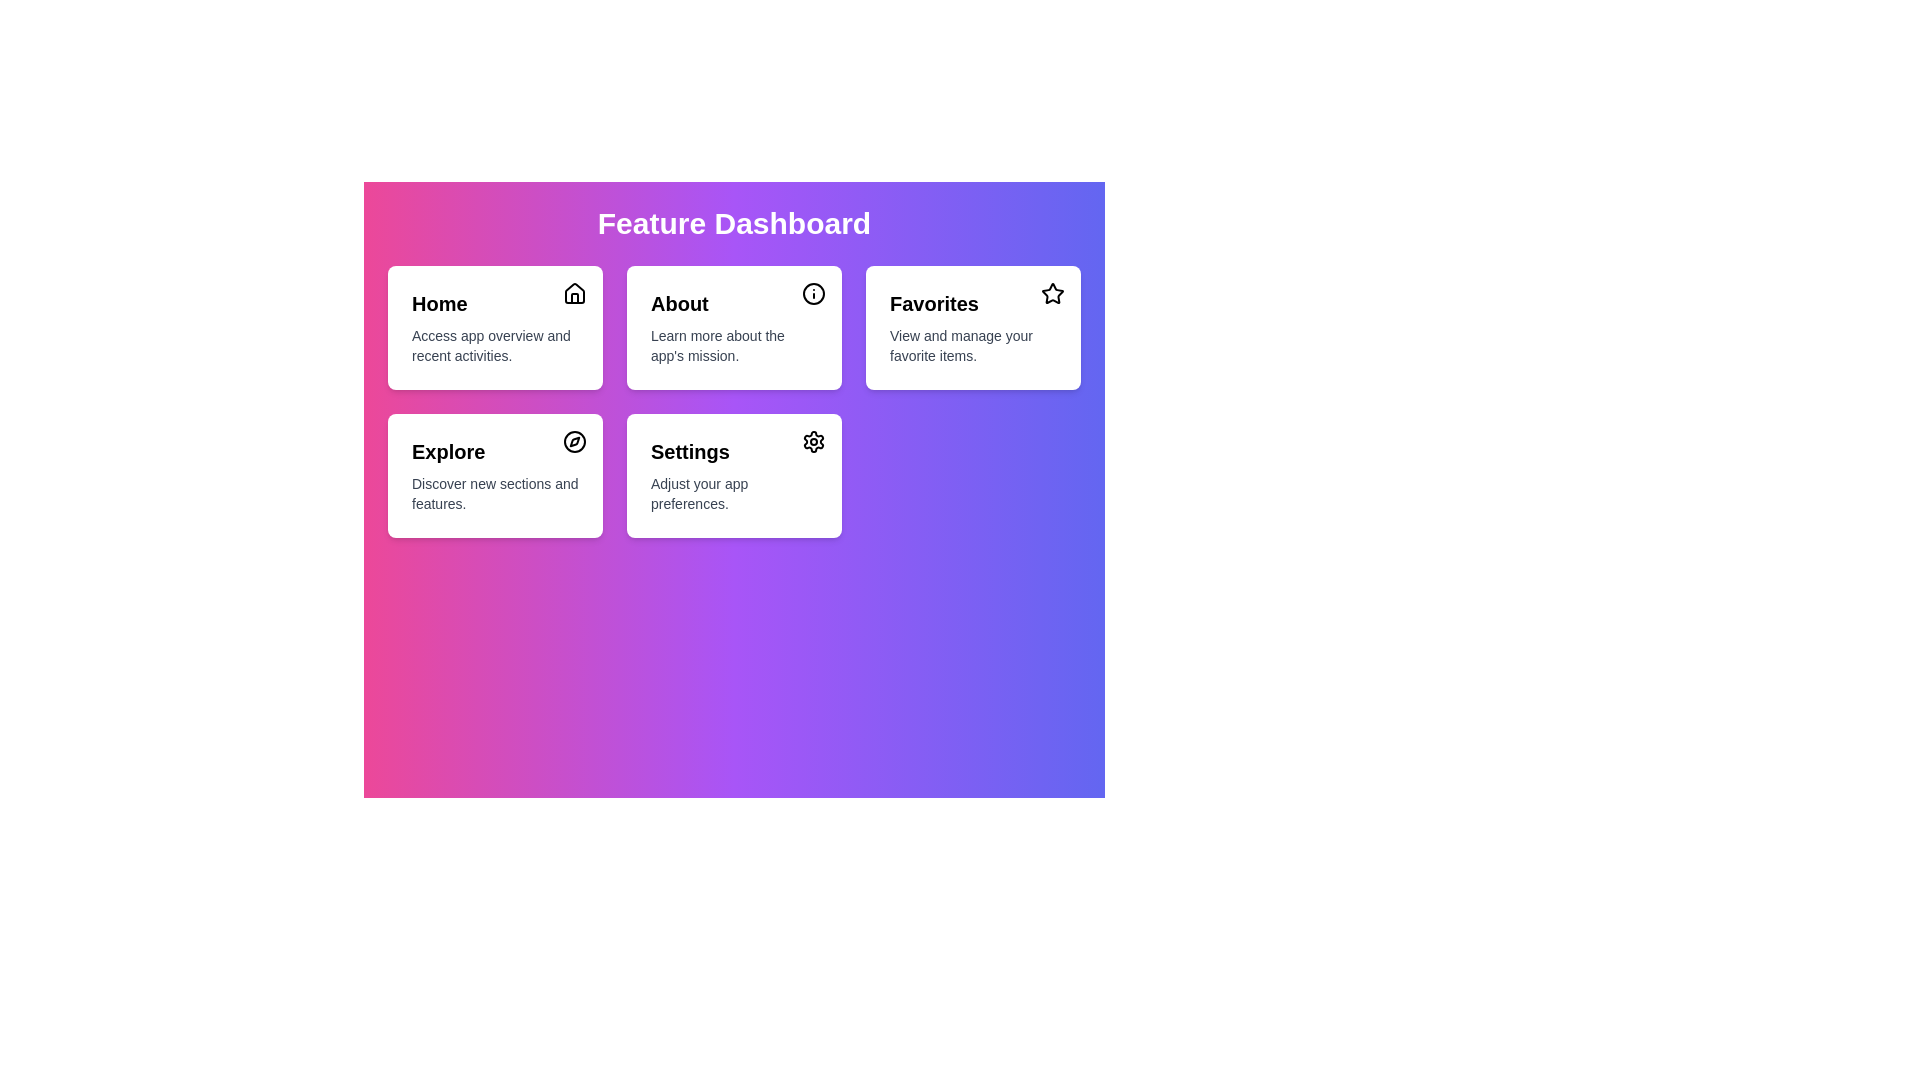 The width and height of the screenshot is (1920, 1080). Describe the element at coordinates (574, 293) in the screenshot. I see `the icon of the menu item labeled Home` at that location.